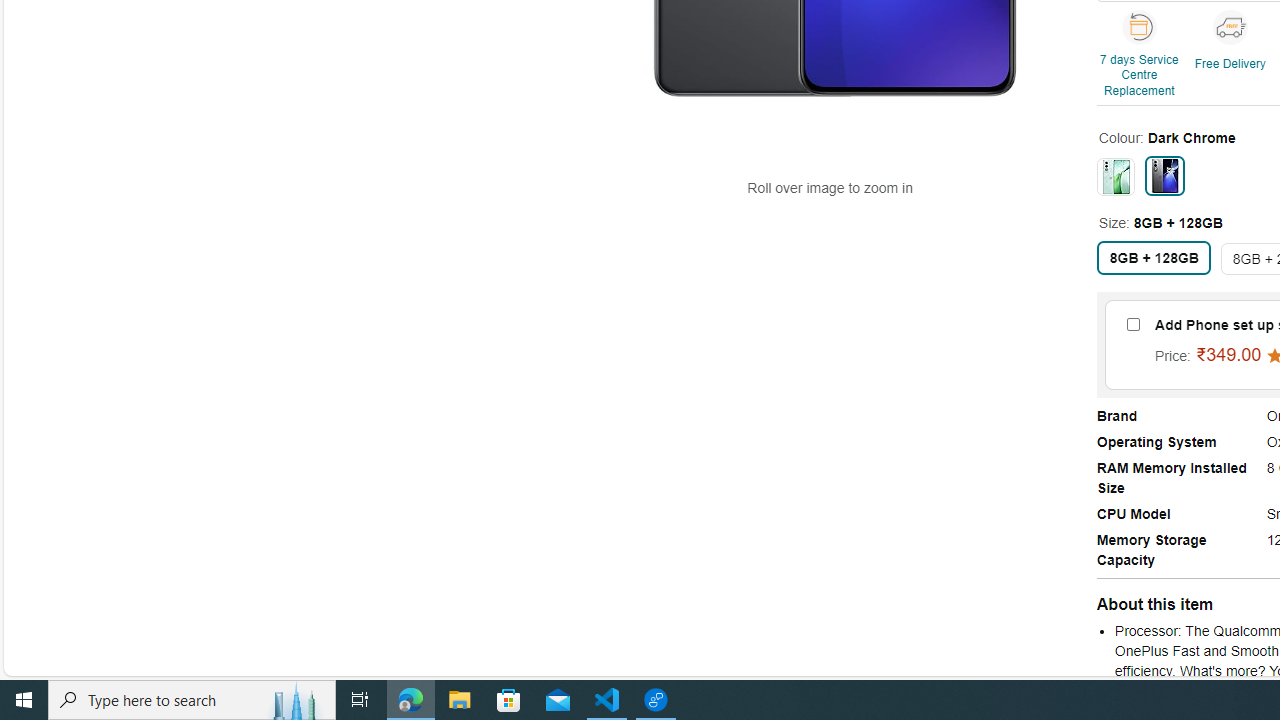 This screenshot has width=1280, height=720. What do you see at coordinates (1229, 26) in the screenshot?
I see `'Free Delivery'` at bounding box center [1229, 26].